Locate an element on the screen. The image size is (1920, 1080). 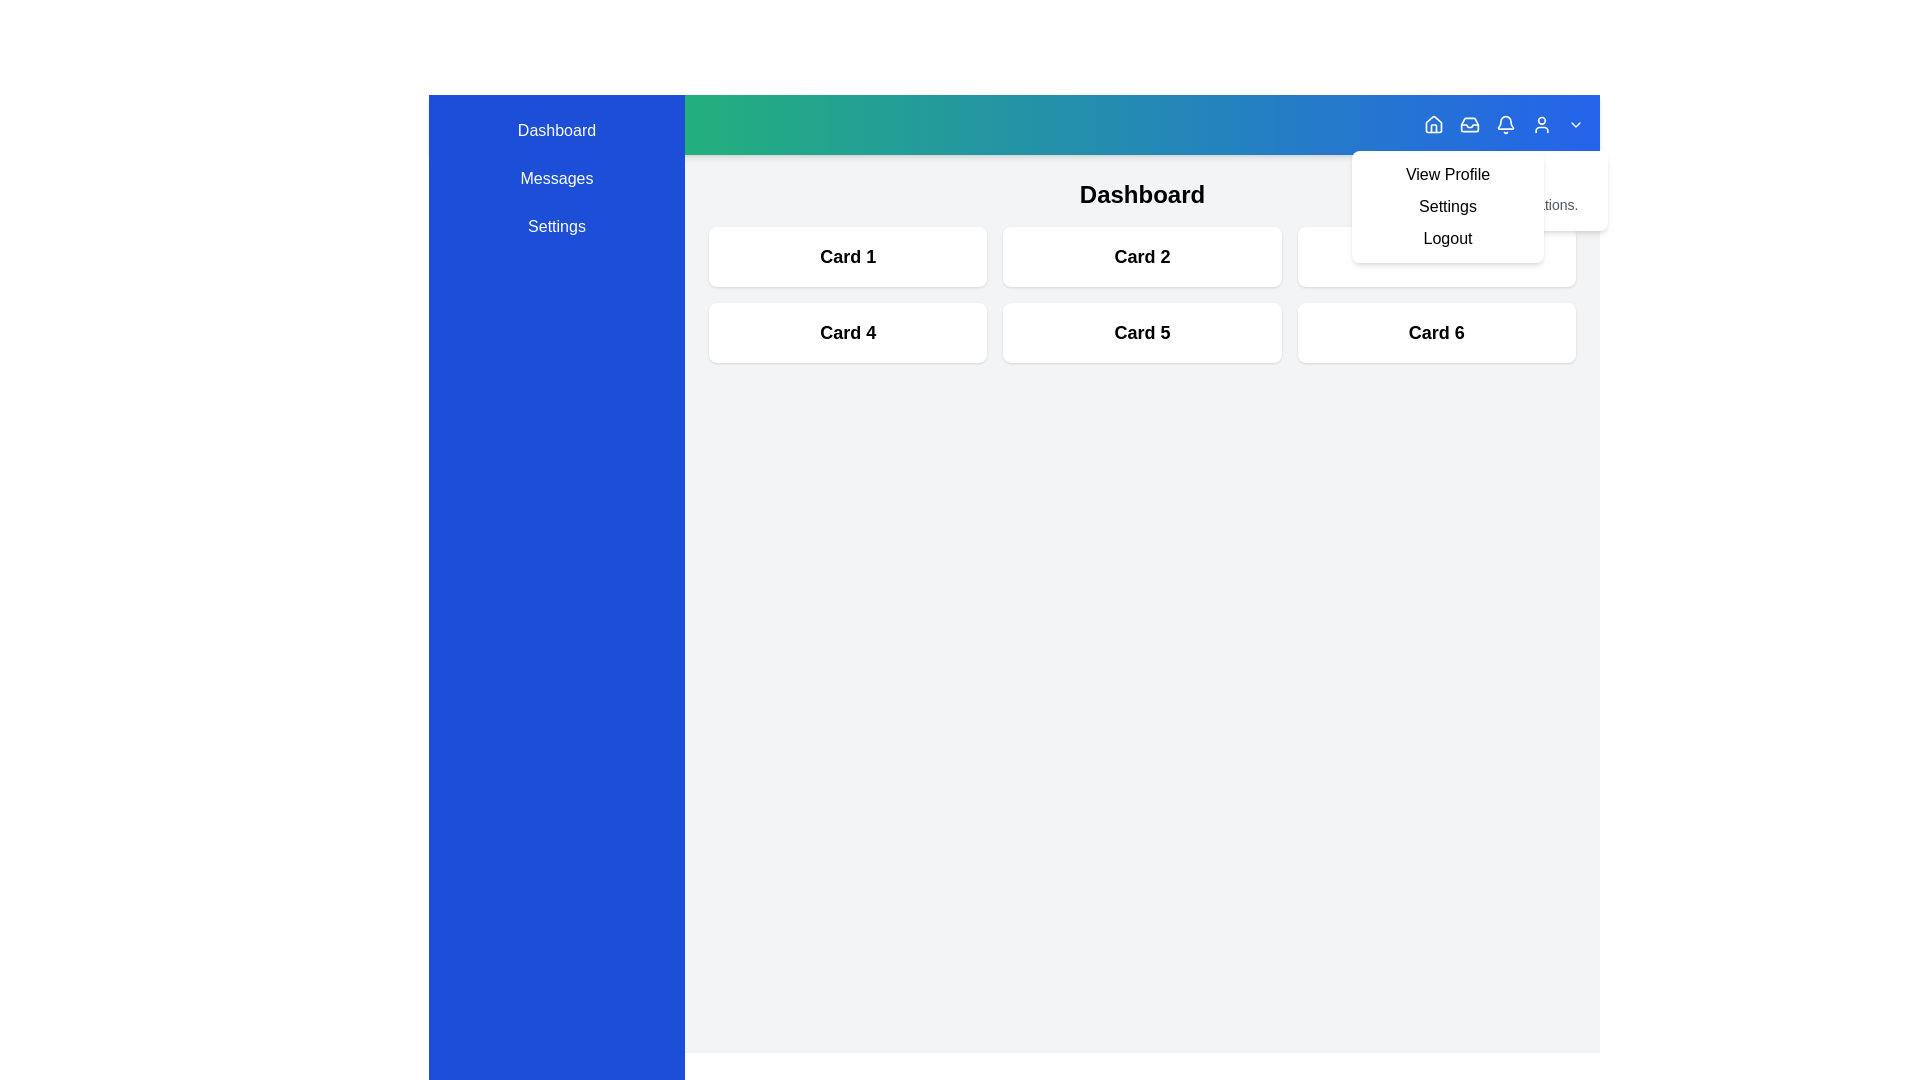
the second content card in the dashboard, positioned between 'Card 1' and 'Card 3' is located at coordinates (1142, 256).